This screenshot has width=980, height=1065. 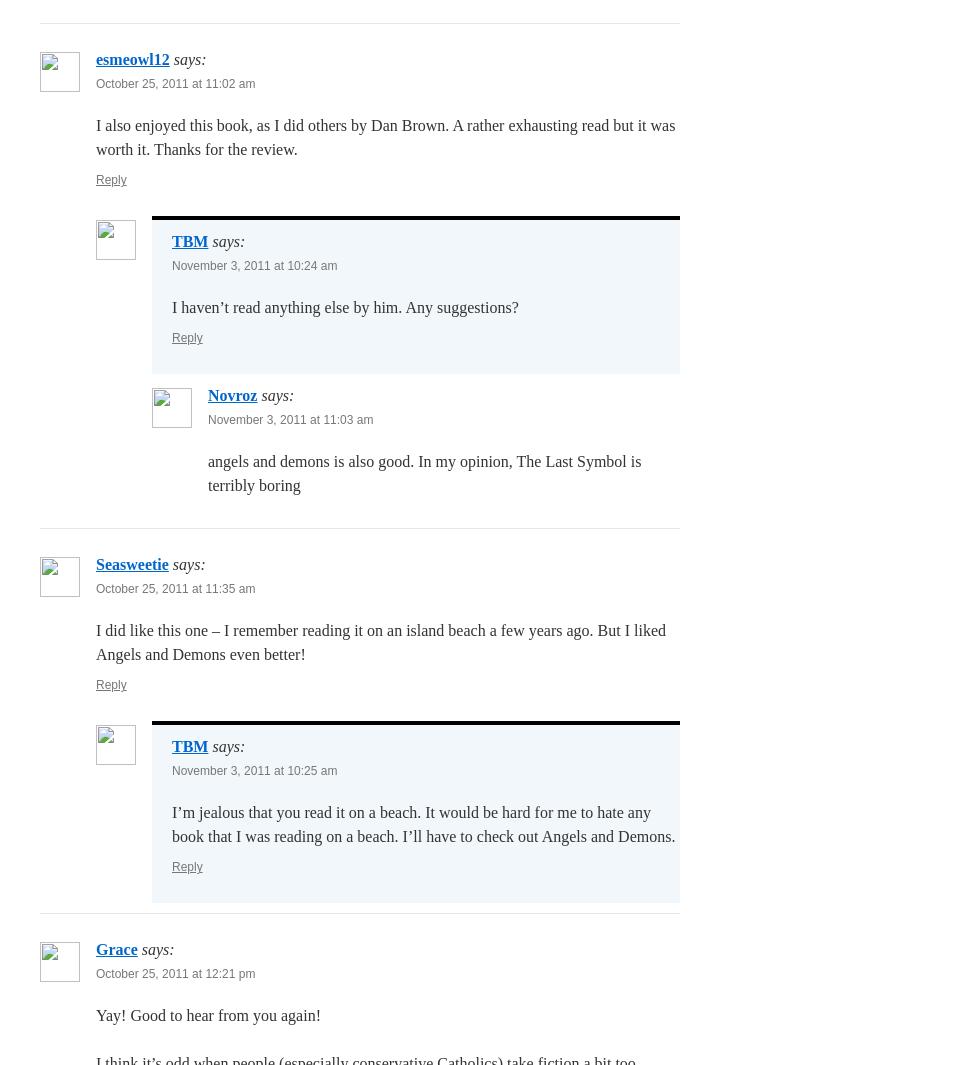 I want to click on 'esmeowl12', so click(x=132, y=58).